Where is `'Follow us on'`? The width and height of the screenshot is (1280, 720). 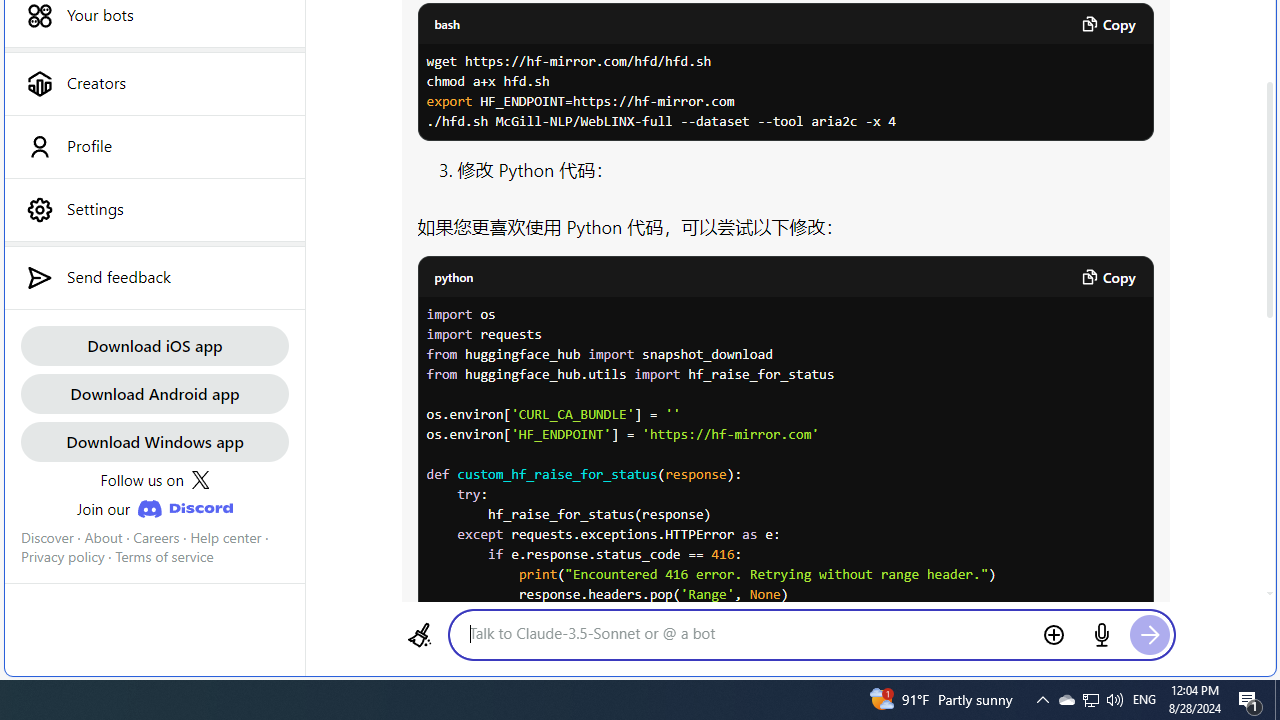
'Follow us on' is located at coordinates (153, 479).